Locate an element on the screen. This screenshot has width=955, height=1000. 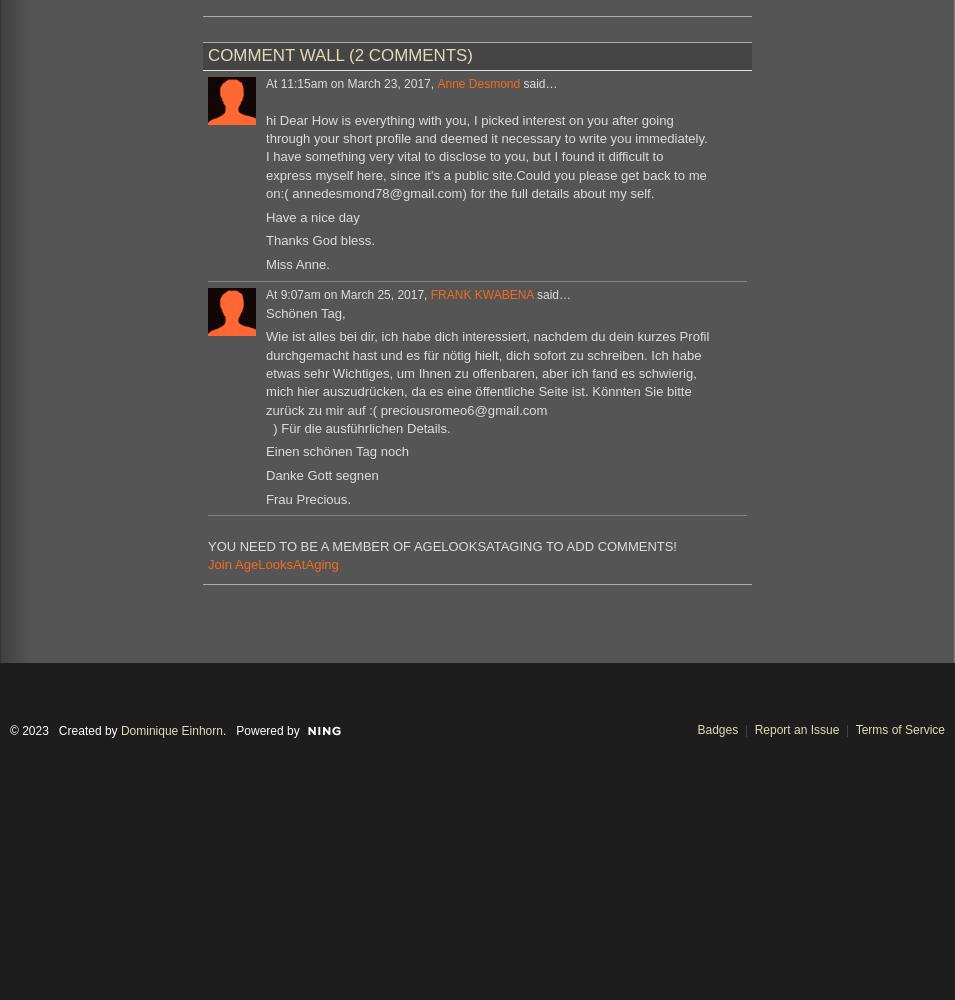
'Badges' is located at coordinates (716, 728).